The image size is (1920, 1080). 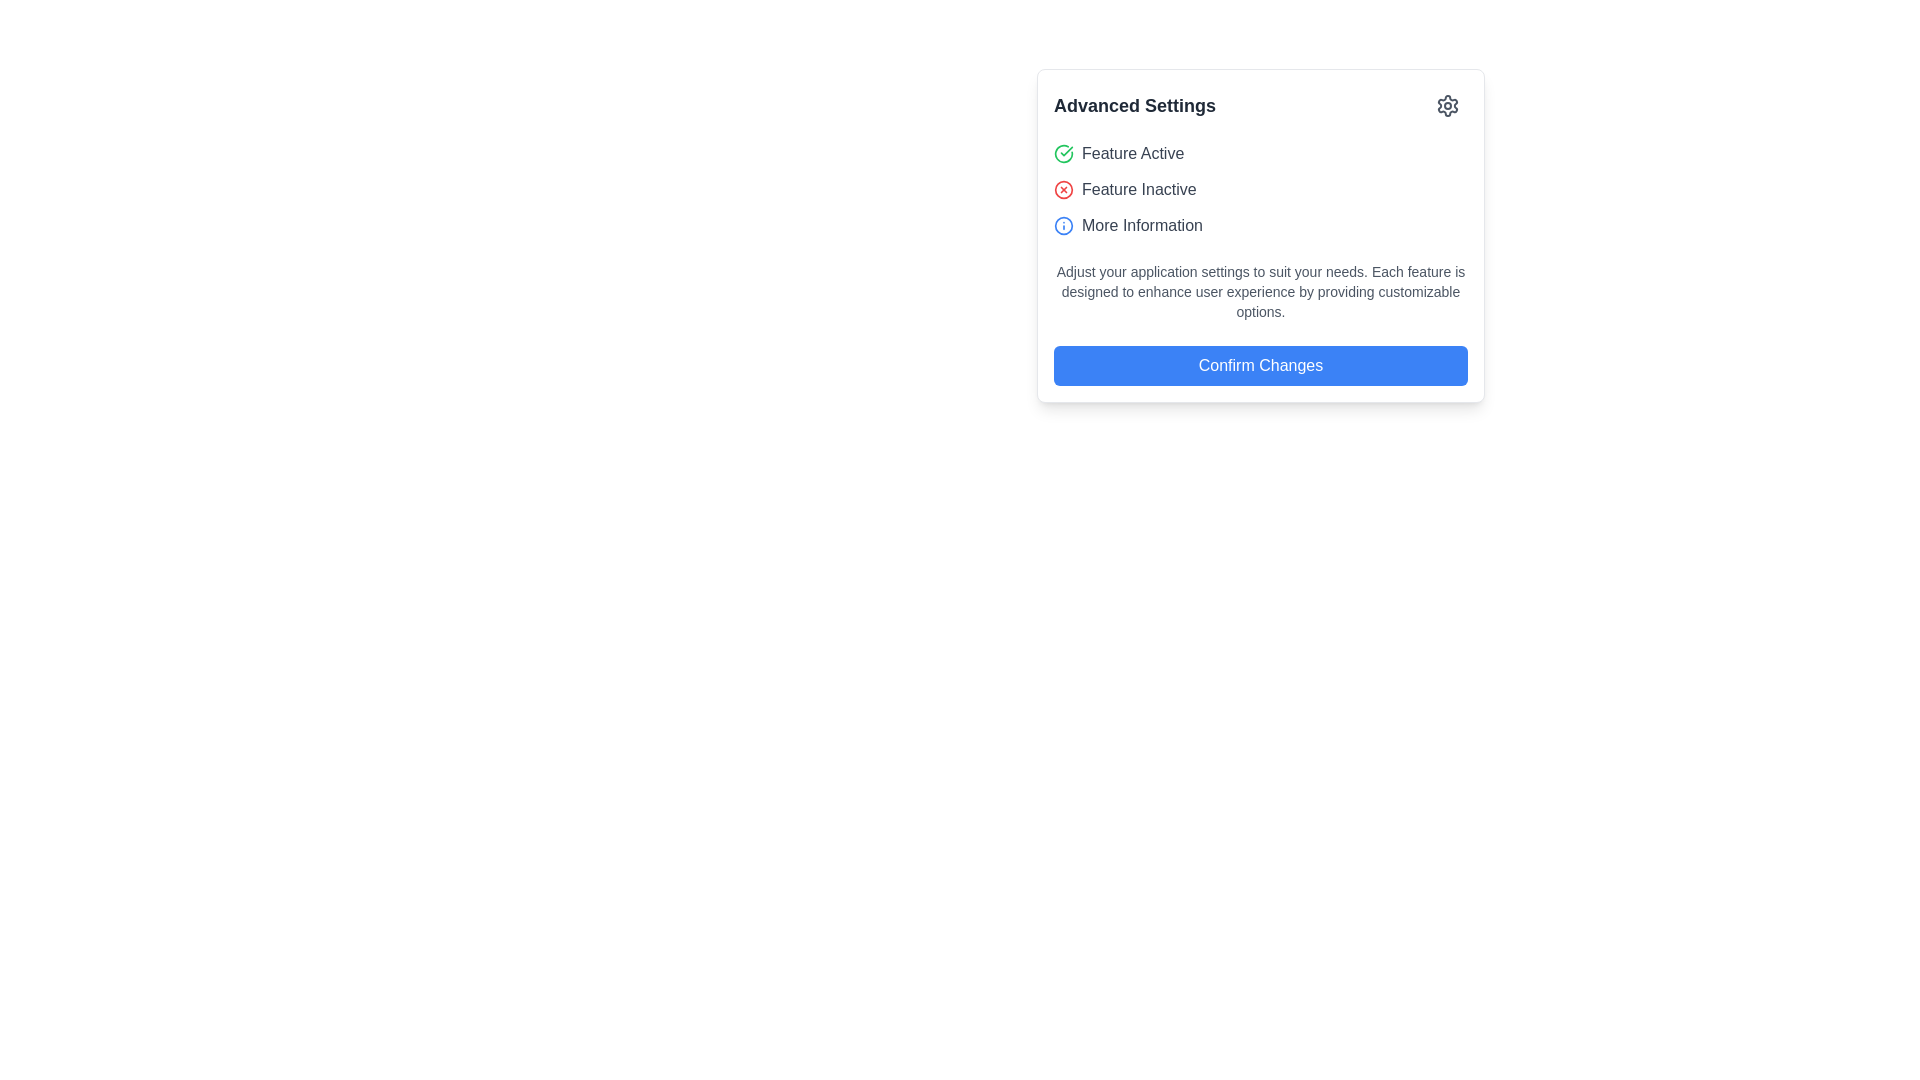 I want to click on the descriptive text element that advises on adjusting application settings, which is styled with a small font size and light gray color, located in the 'Advanced Settings' section of the card, so click(x=1260, y=292).